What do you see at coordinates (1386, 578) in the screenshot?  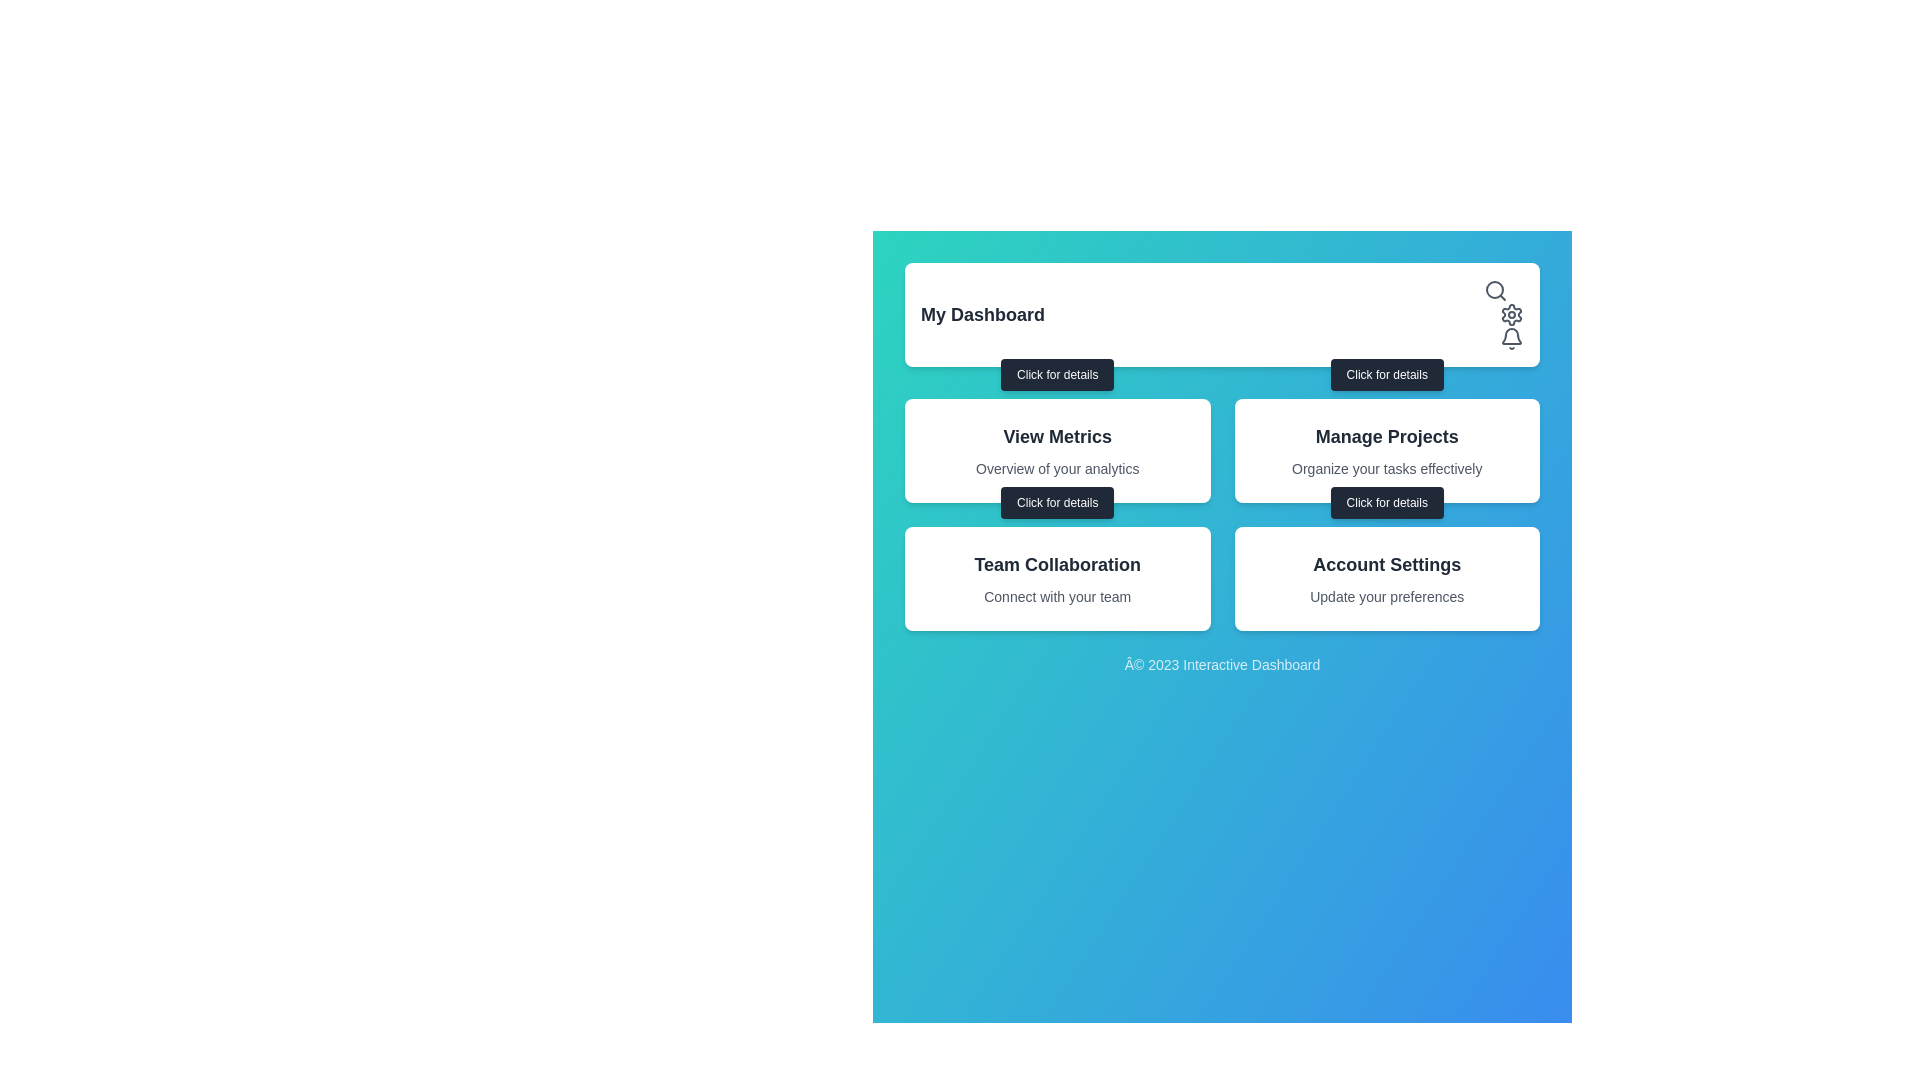 I see `the Informational tile that provides access to account settings for accessibility navigation` at bounding box center [1386, 578].